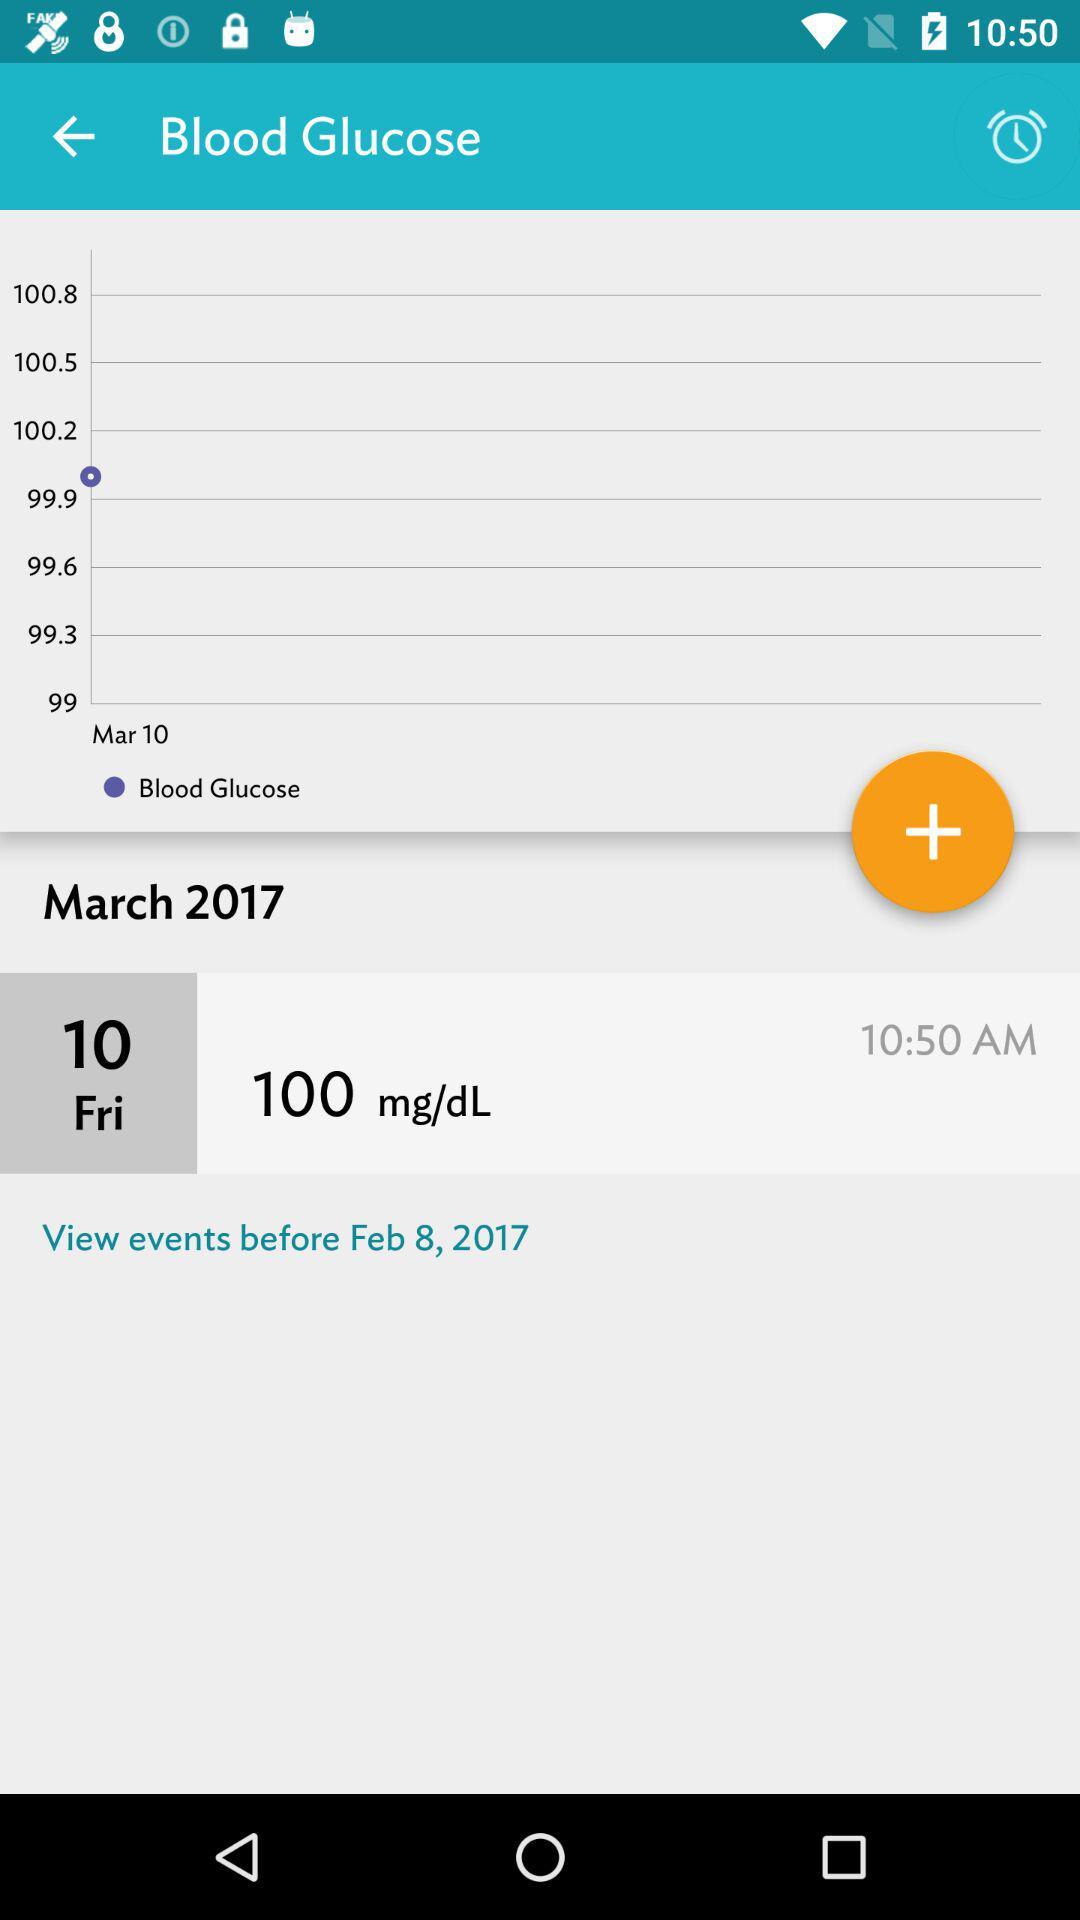  What do you see at coordinates (72, 135) in the screenshot?
I see `go back` at bounding box center [72, 135].